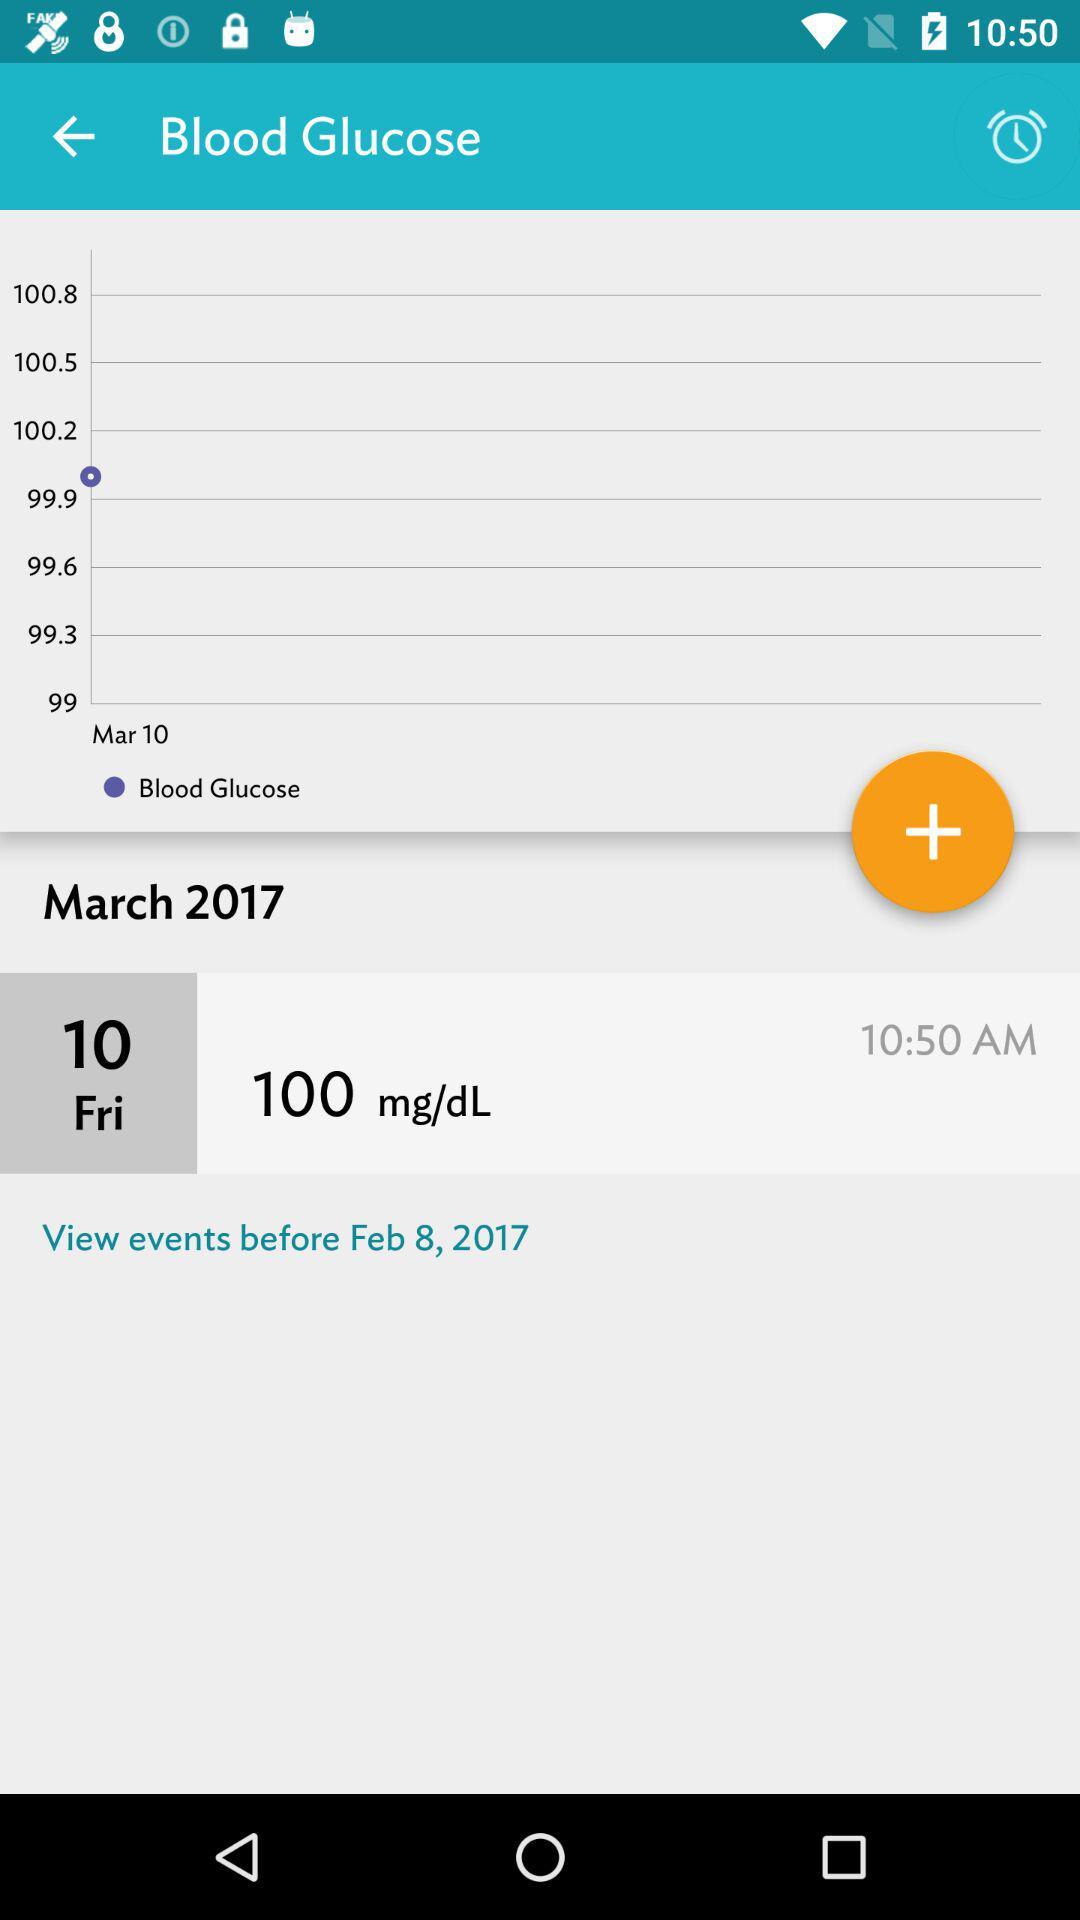  What do you see at coordinates (72, 135) in the screenshot?
I see `go back` at bounding box center [72, 135].